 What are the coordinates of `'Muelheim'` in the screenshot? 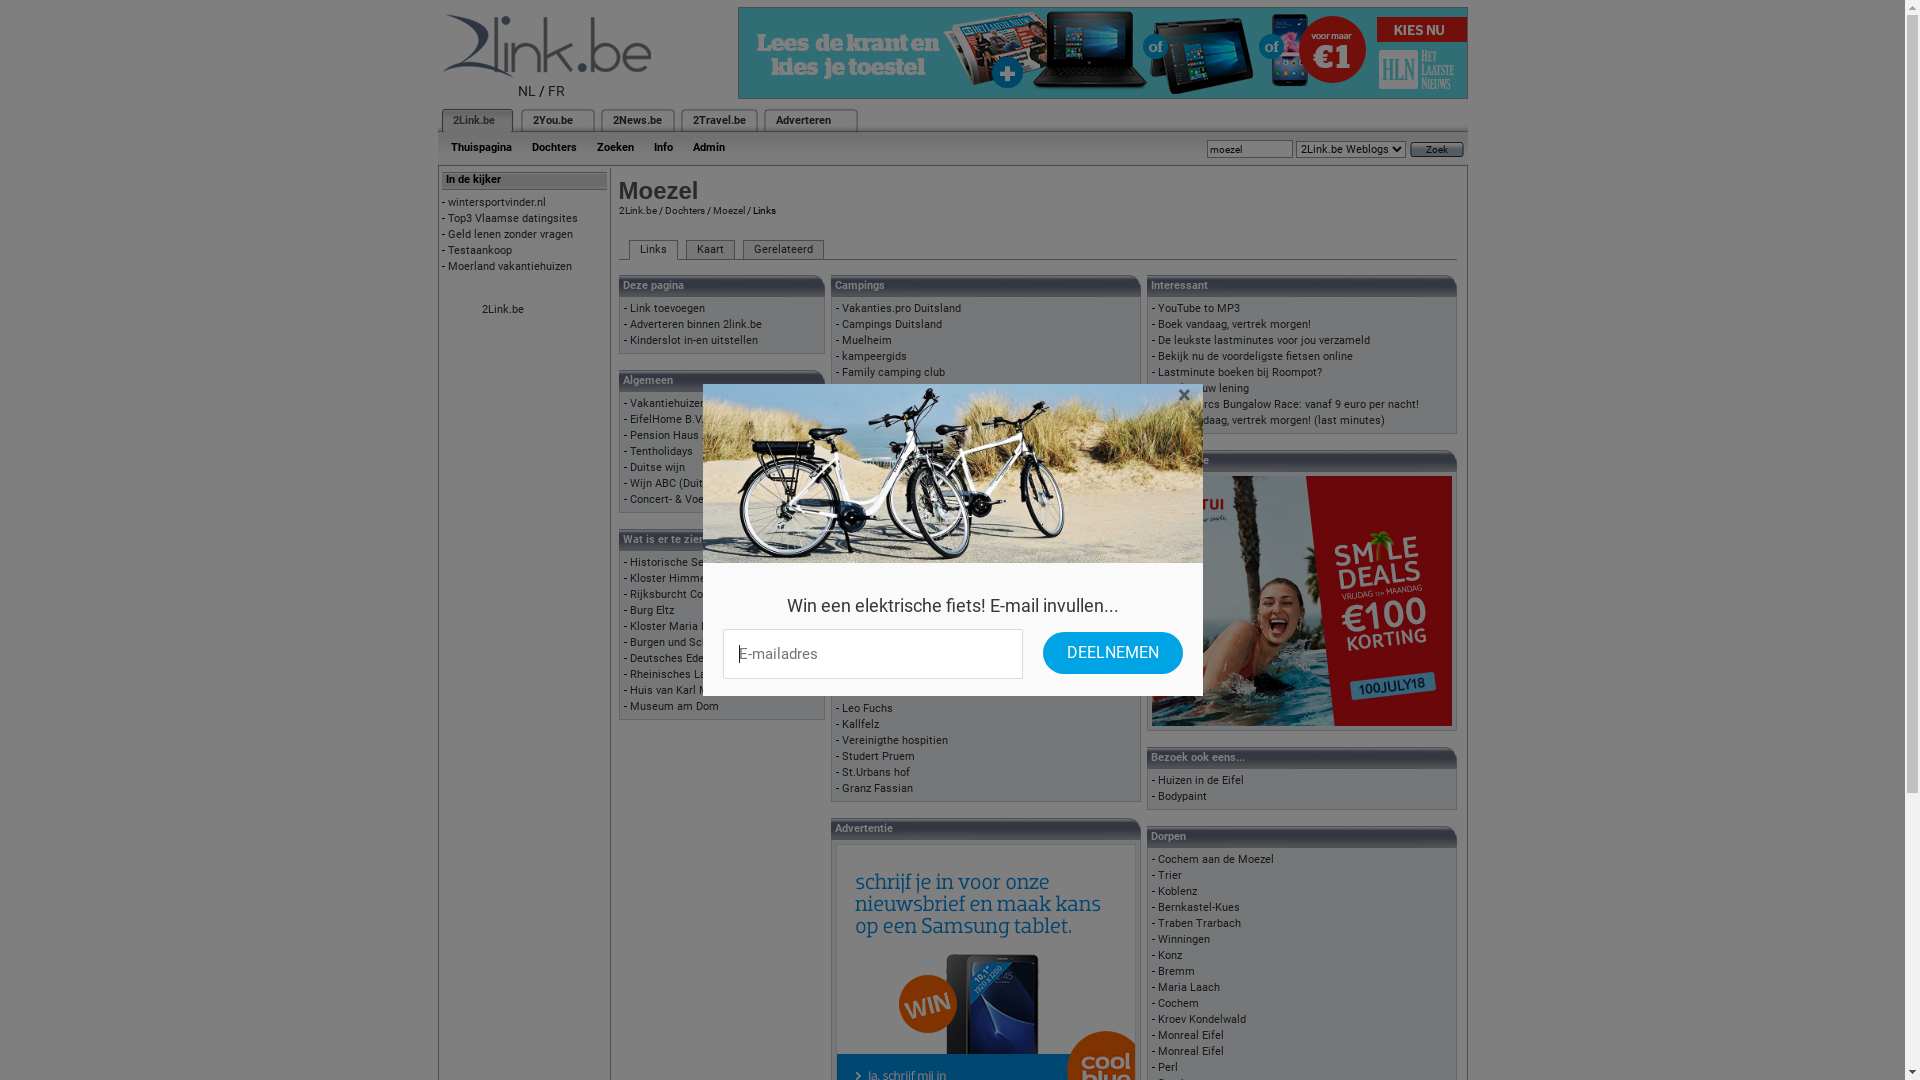 It's located at (867, 339).